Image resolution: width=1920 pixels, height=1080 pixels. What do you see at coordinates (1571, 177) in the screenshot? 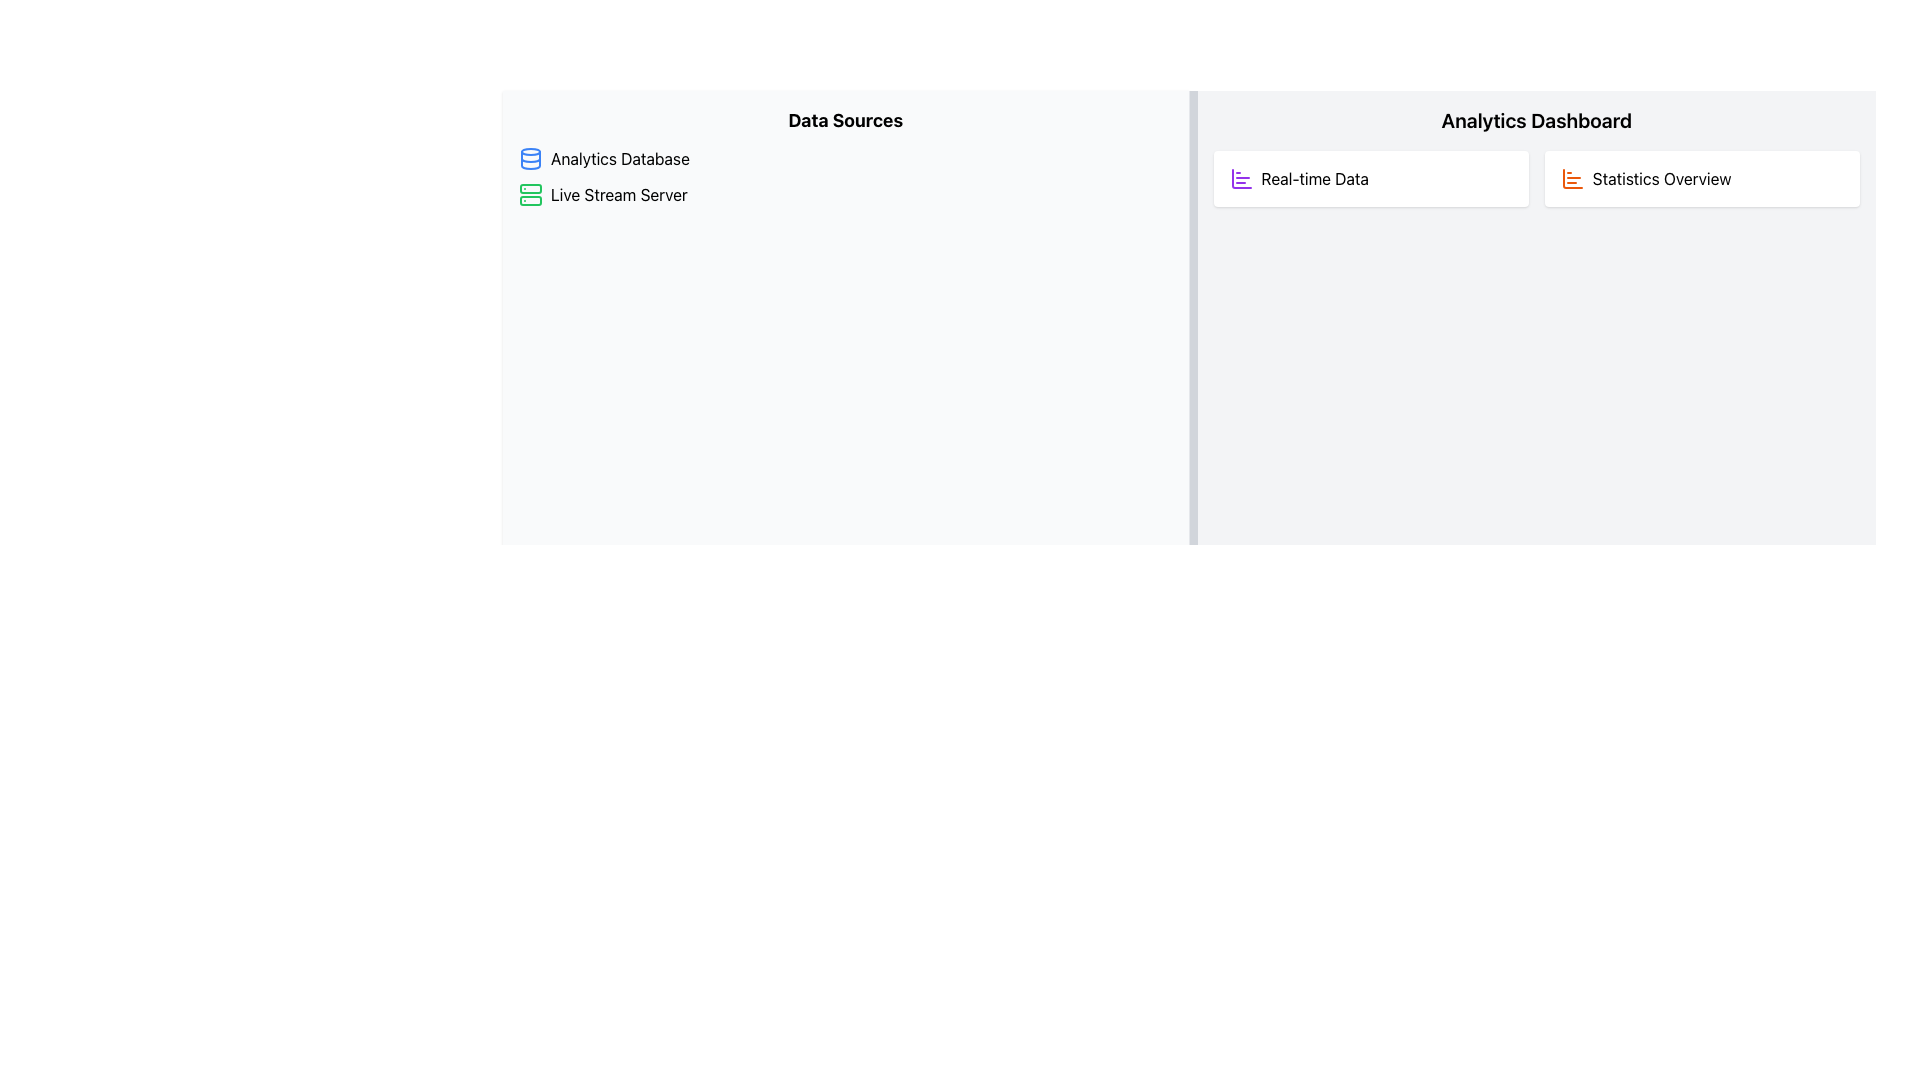
I see `the bar chart icon styled in orange within the 'Statistics Overview' button in the 'Analytics Dashboard' section` at bounding box center [1571, 177].